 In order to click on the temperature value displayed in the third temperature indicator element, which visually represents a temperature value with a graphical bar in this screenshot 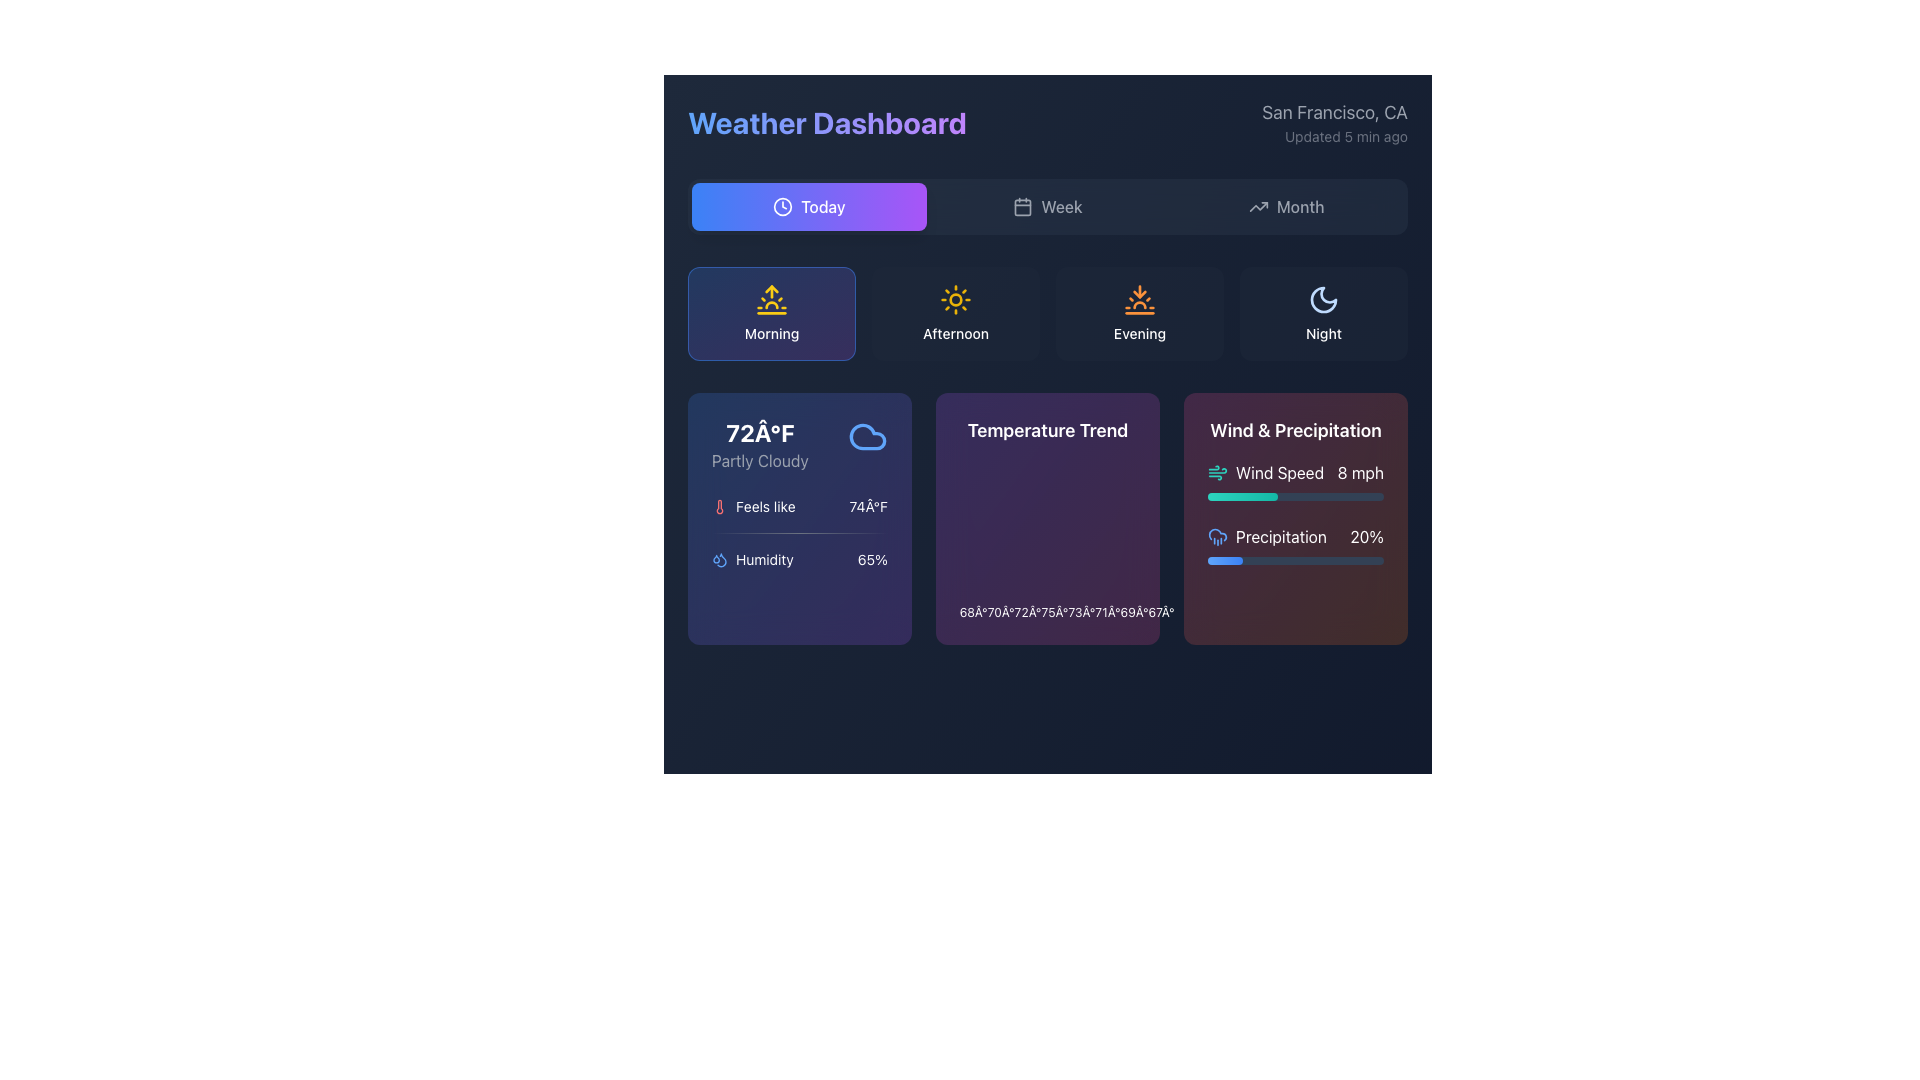, I will do `click(1028, 608)`.